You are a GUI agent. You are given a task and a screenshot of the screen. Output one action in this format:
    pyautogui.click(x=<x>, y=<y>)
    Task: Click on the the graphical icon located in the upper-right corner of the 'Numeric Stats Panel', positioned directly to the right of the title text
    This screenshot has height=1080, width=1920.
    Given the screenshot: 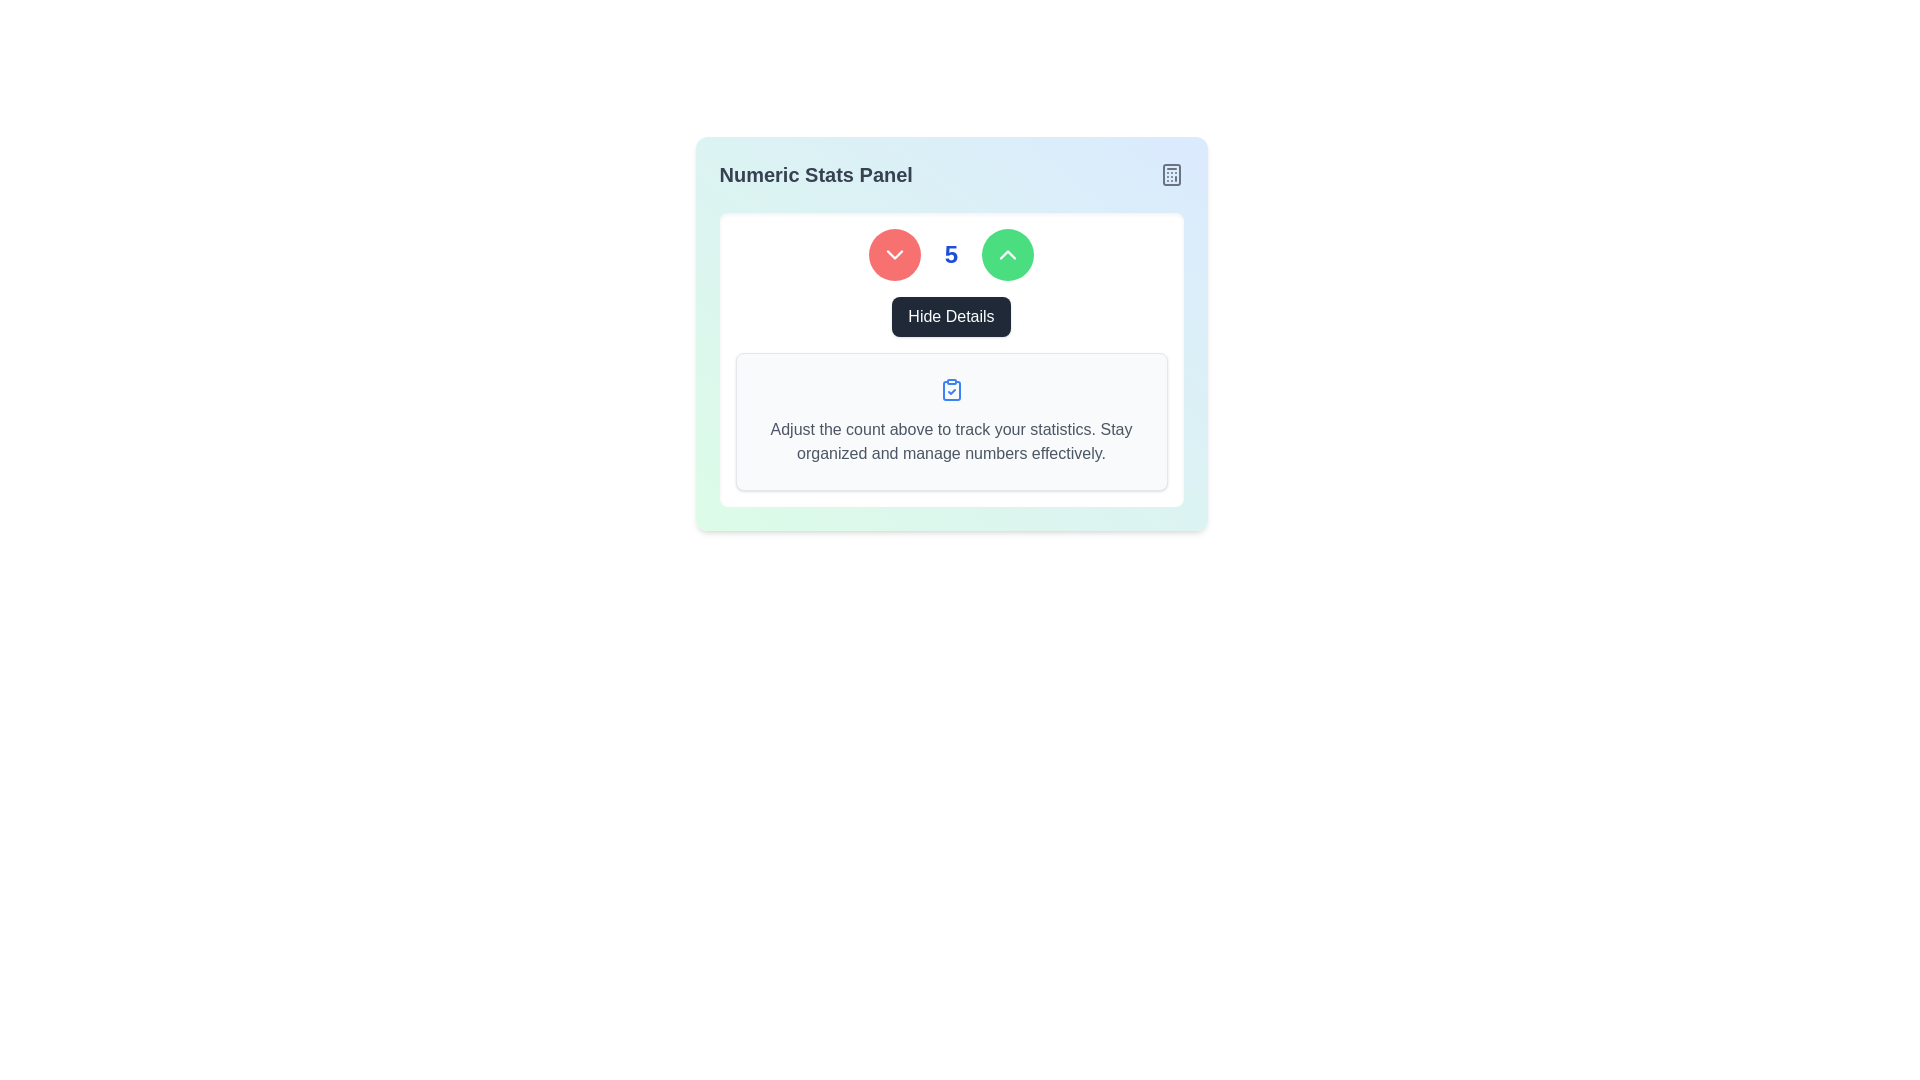 What is the action you would take?
    pyautogui.click(x=1171, y=173)
    